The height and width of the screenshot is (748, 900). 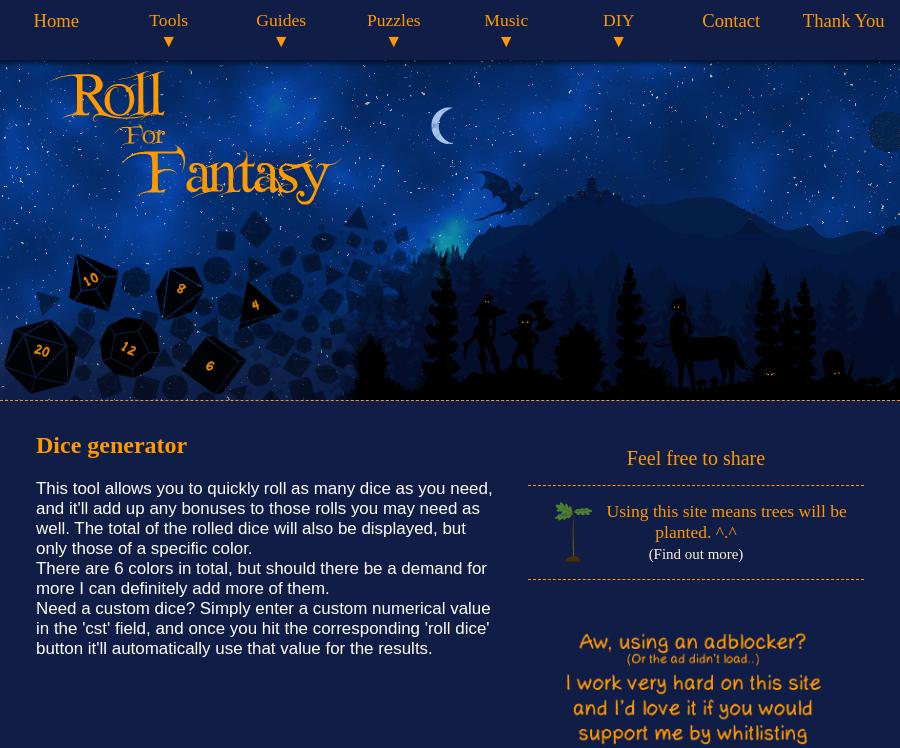 I want to click on 'Need a custom dice? Simply enter a custom numerical value in the 'cst' field, and once you hit the corresponding 'roll dice' button it'll automatically use that value for the results.', so click(x=261, y=627).